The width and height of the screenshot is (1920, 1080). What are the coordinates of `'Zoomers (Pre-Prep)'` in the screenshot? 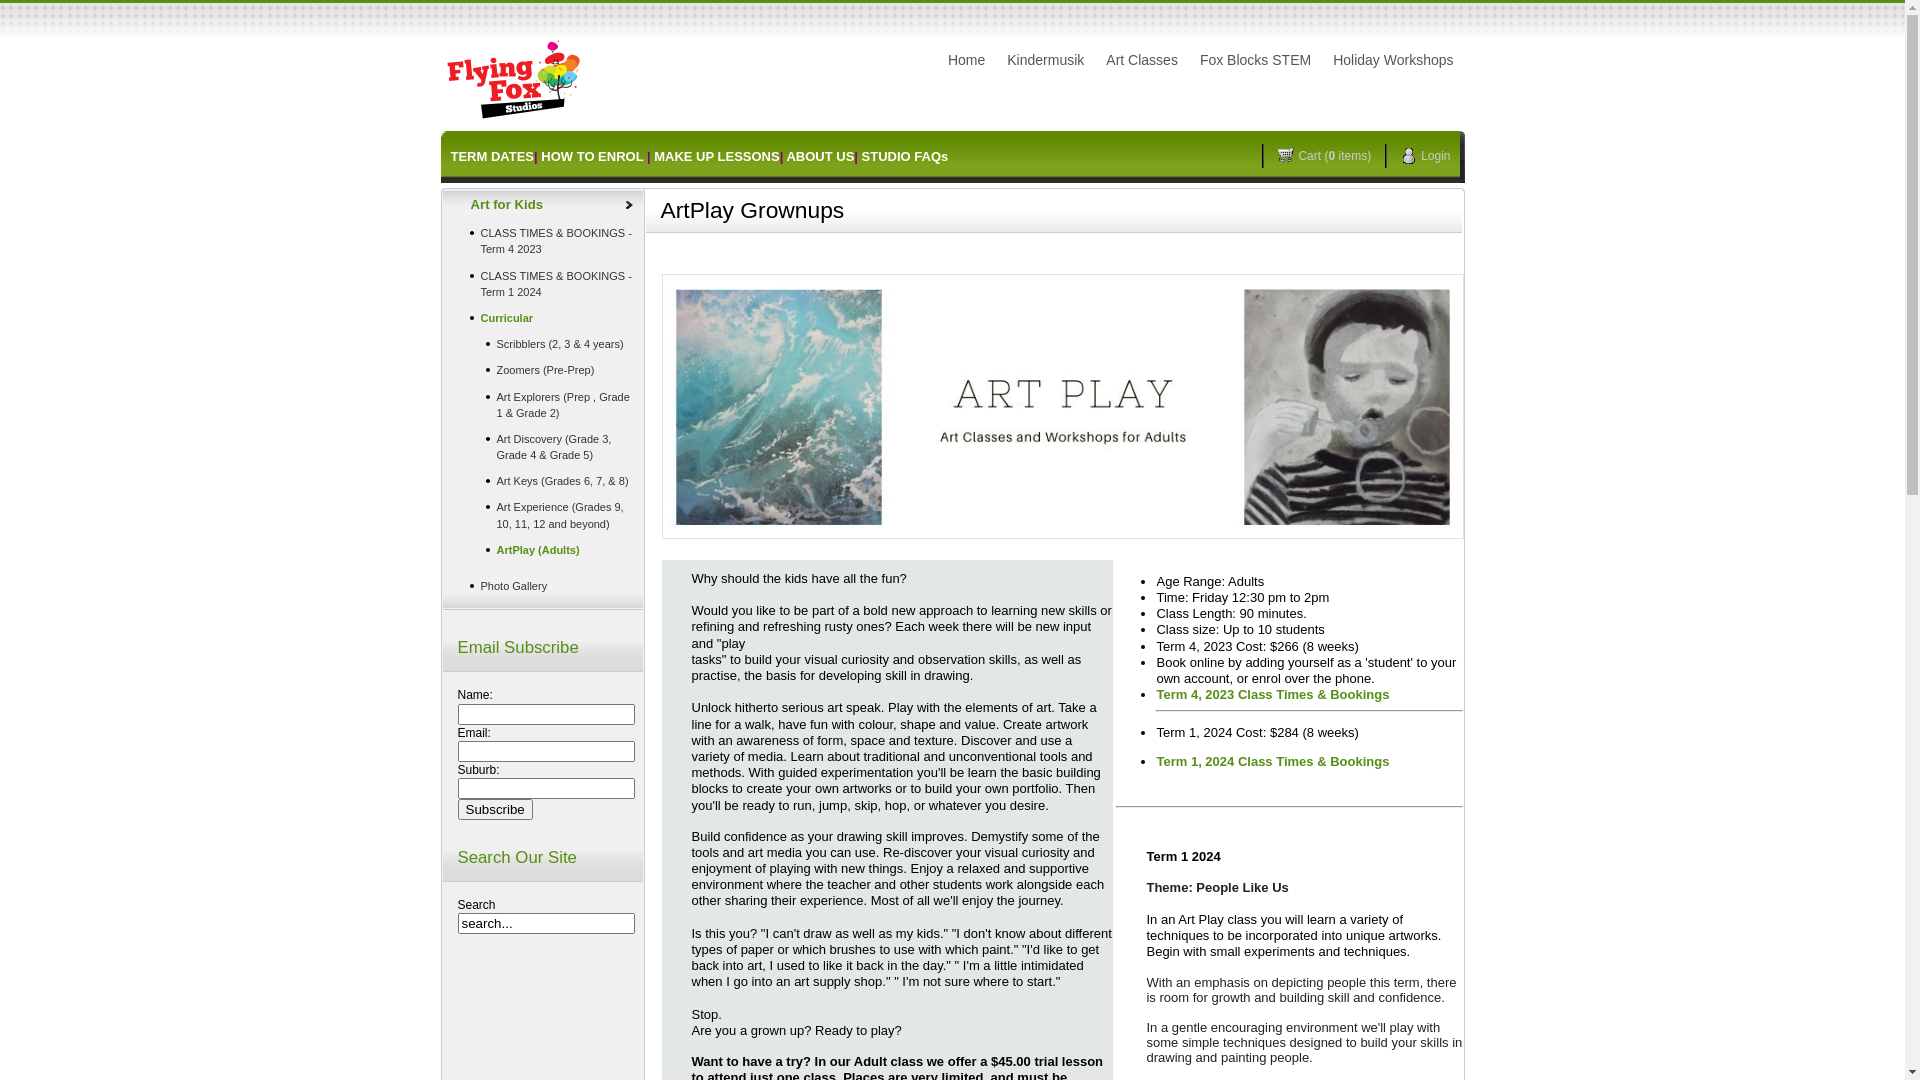 It's located at (446, 370).